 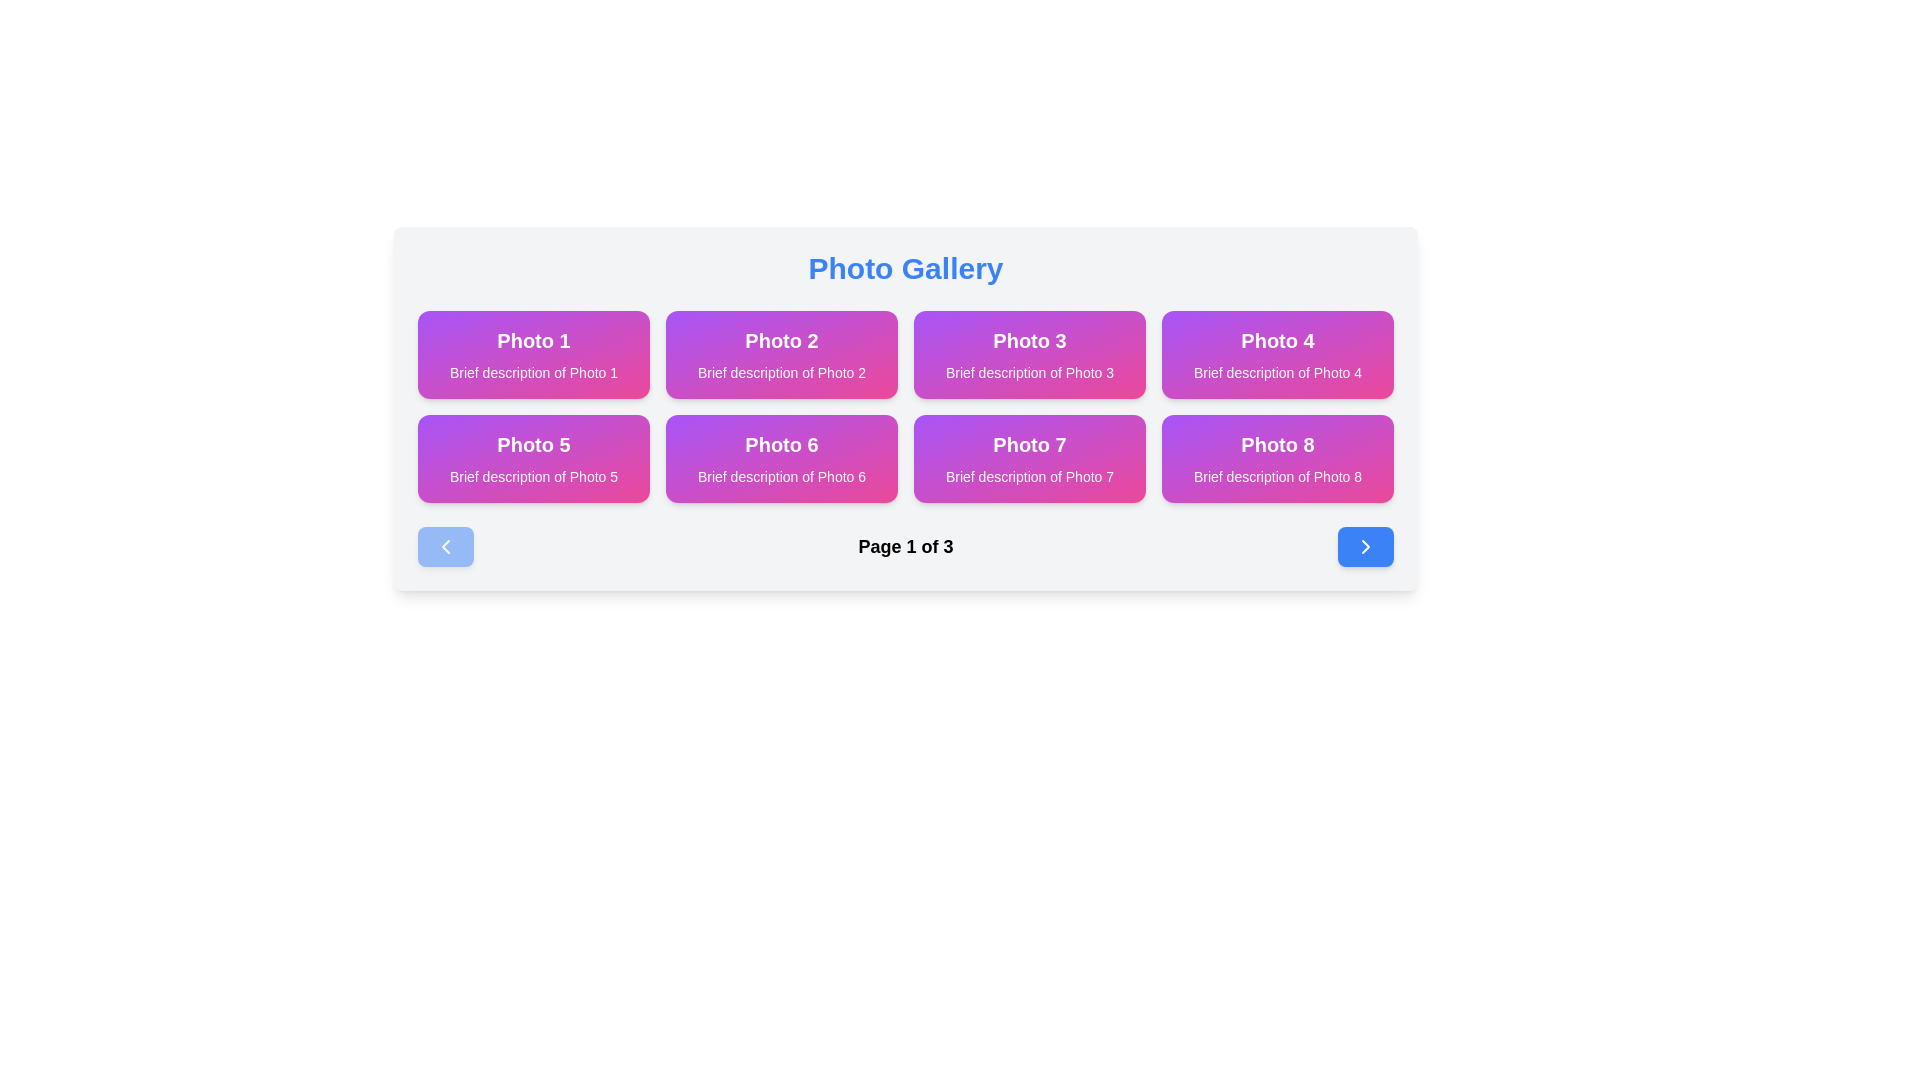 What do you see at coordinates (533, 459) in the screenshot?
I see `the rectangular card in the 'Photo Gallery' section that features a gradient background from purple to pink, displaying 'Photo 5' at the center top and a smaller description below` at bounding box center [533, 459].